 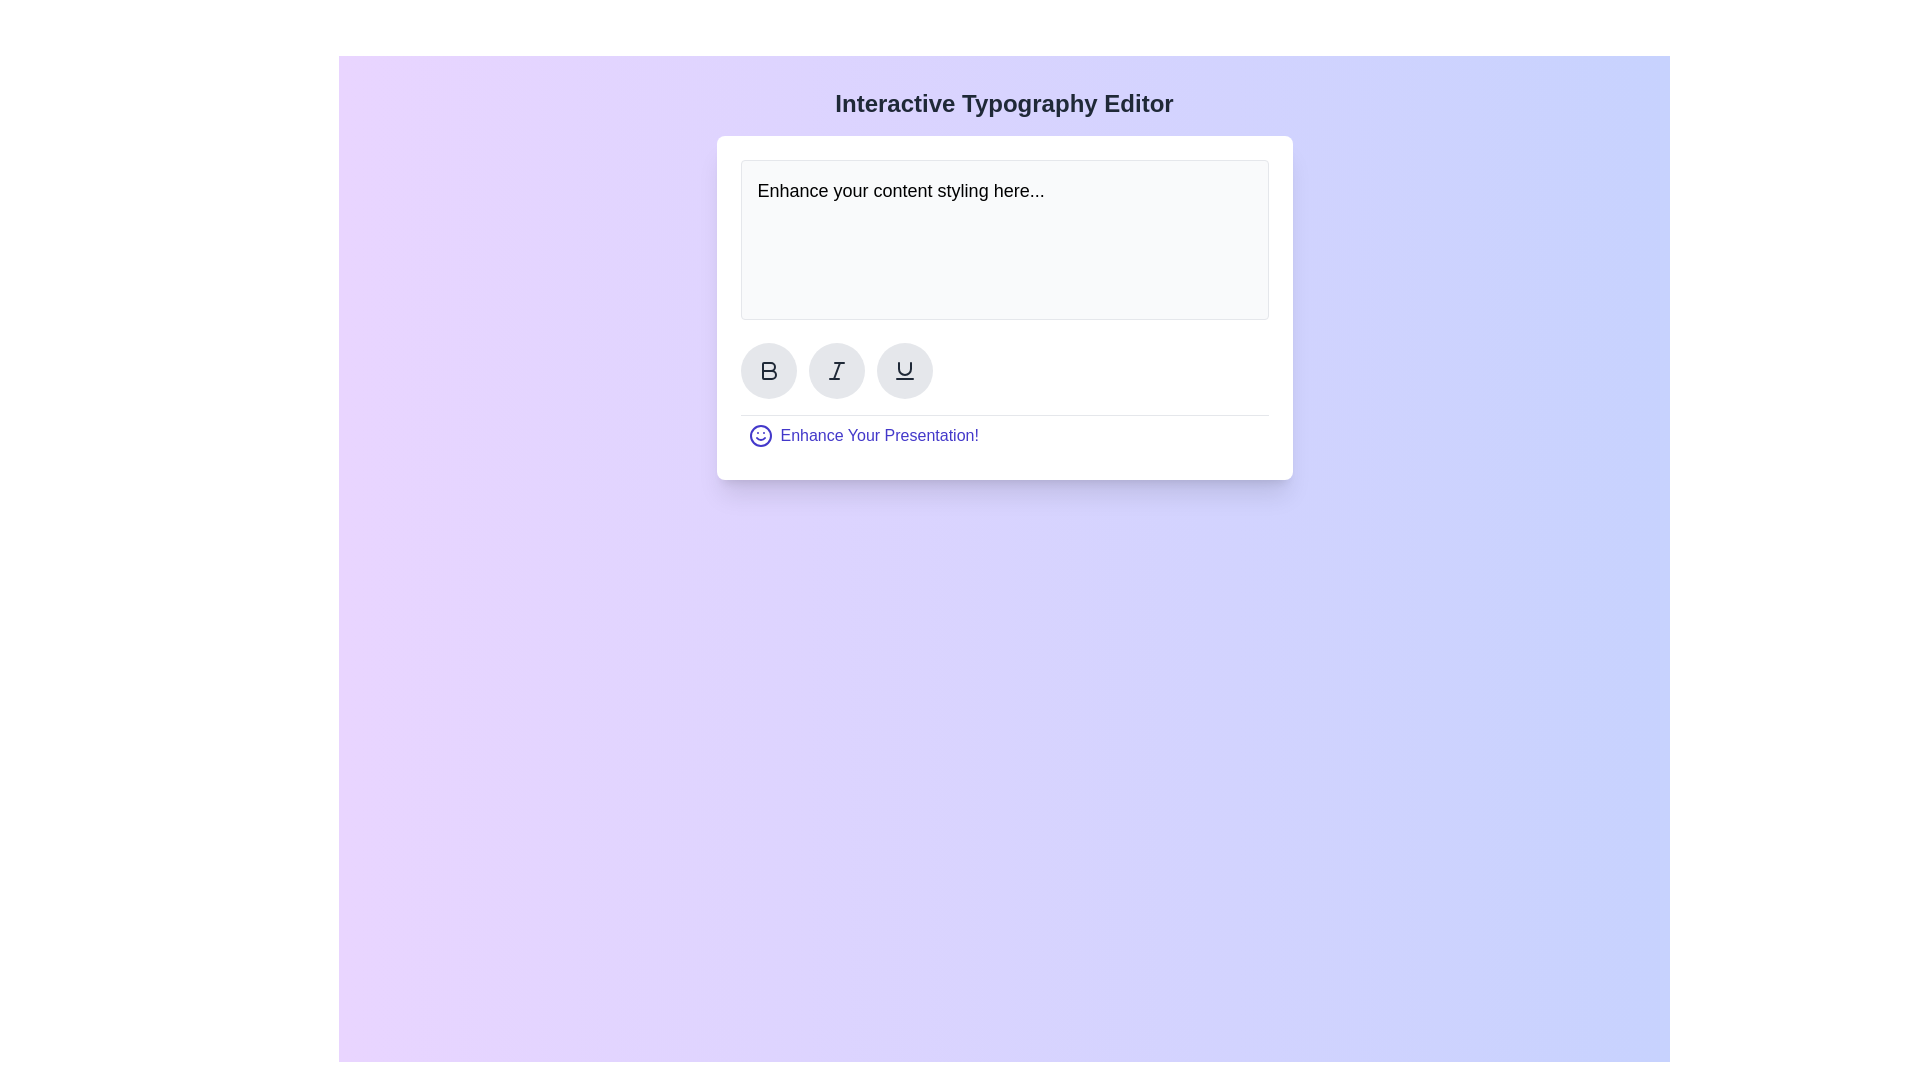 What do you see at coordinates (903, 370) in the screenshot?
I see `the third circular button from the left below the text area to apply underlined styling to the selected text` at bounding box center [903, 370].